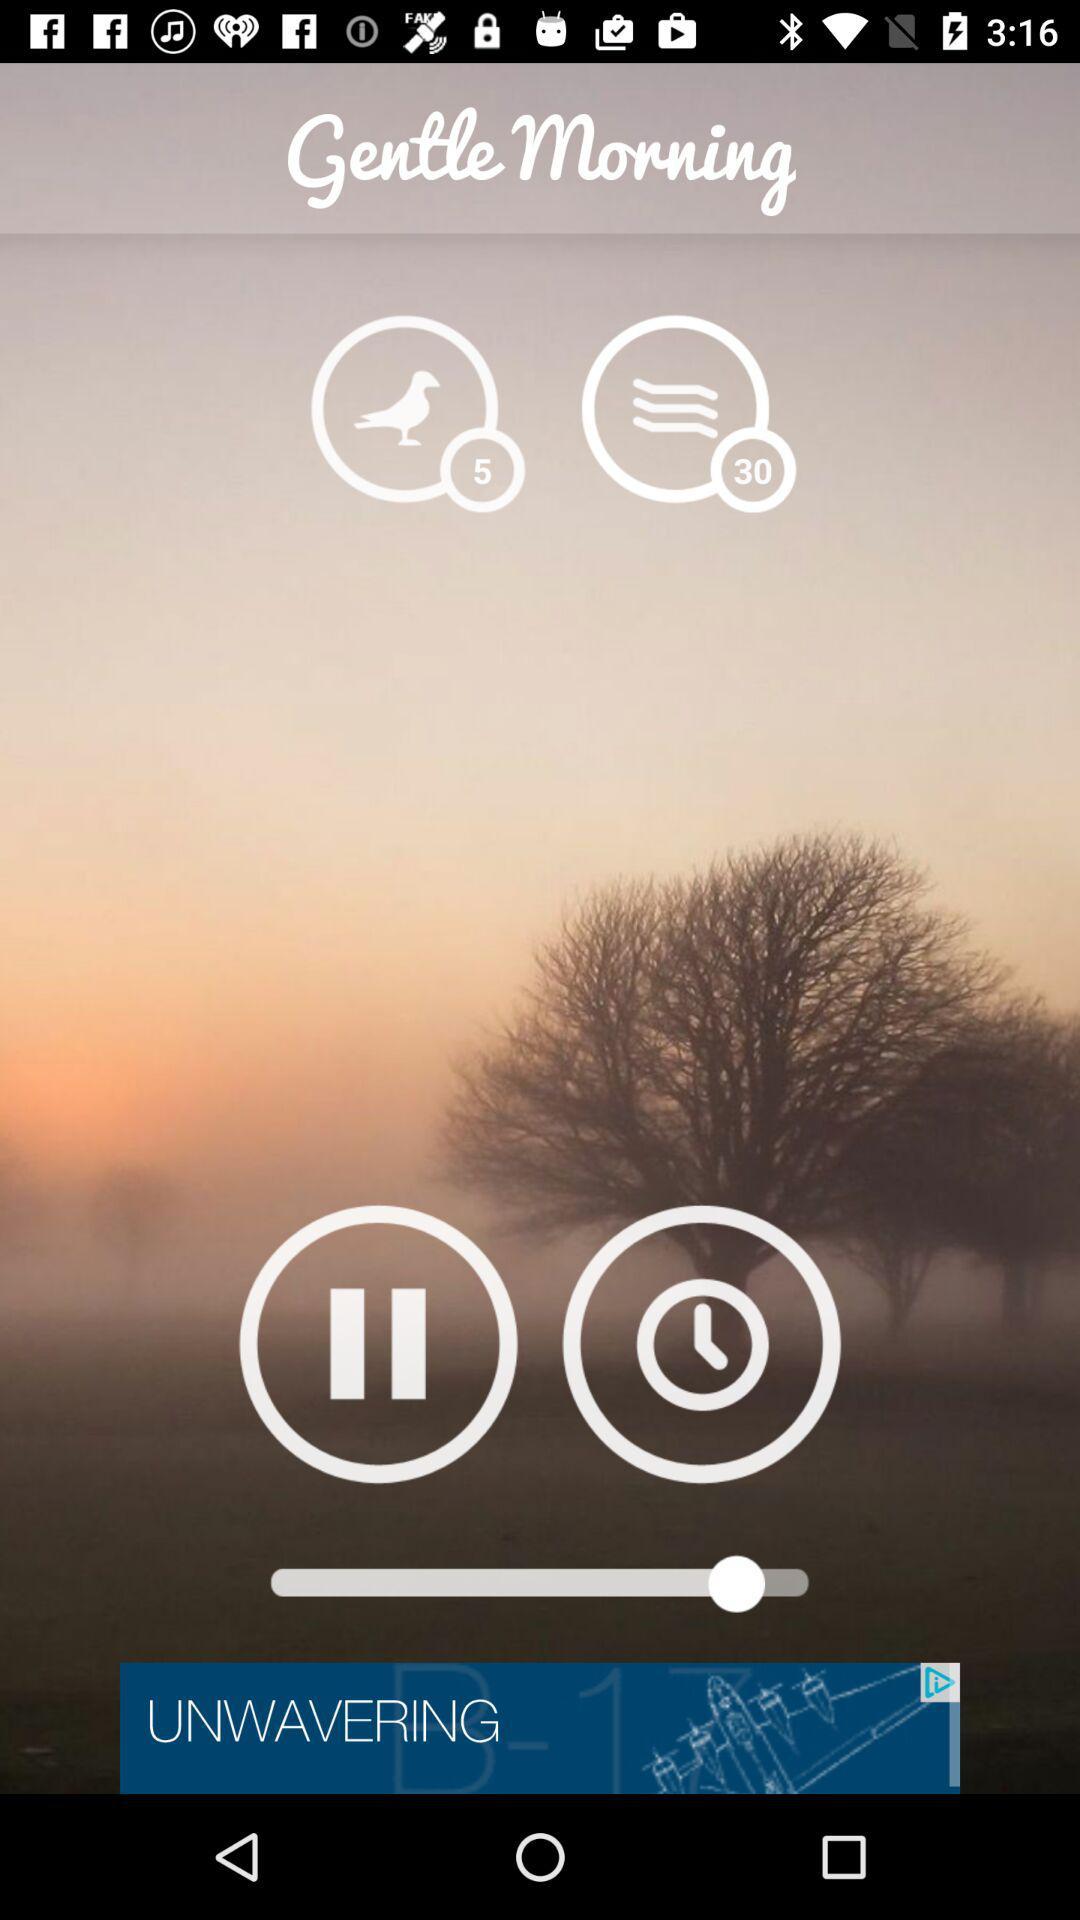  Describe the element at coordinates (700, 1343) in the screenshot. I see `adjust timer` at that location.